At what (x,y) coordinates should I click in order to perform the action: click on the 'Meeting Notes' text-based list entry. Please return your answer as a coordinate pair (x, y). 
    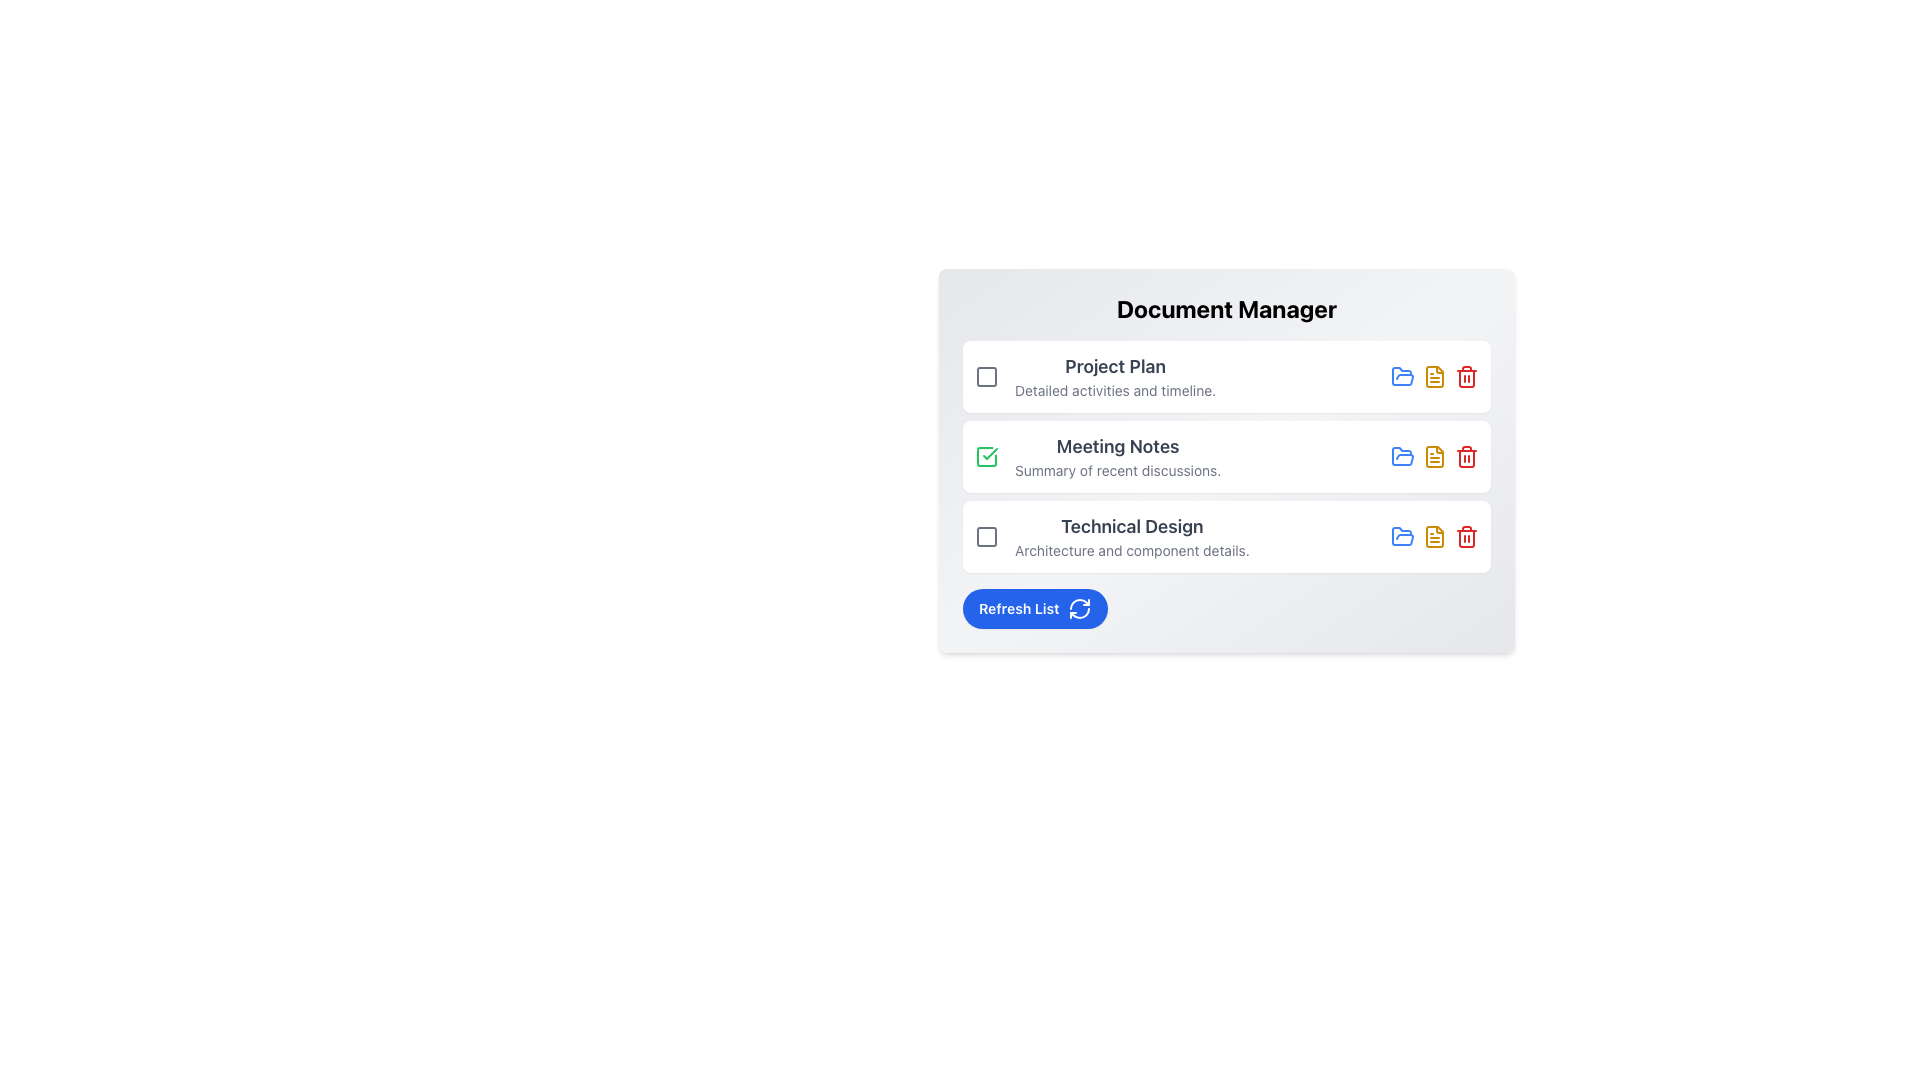
    Looking at the image, I should click on (1097, 456).